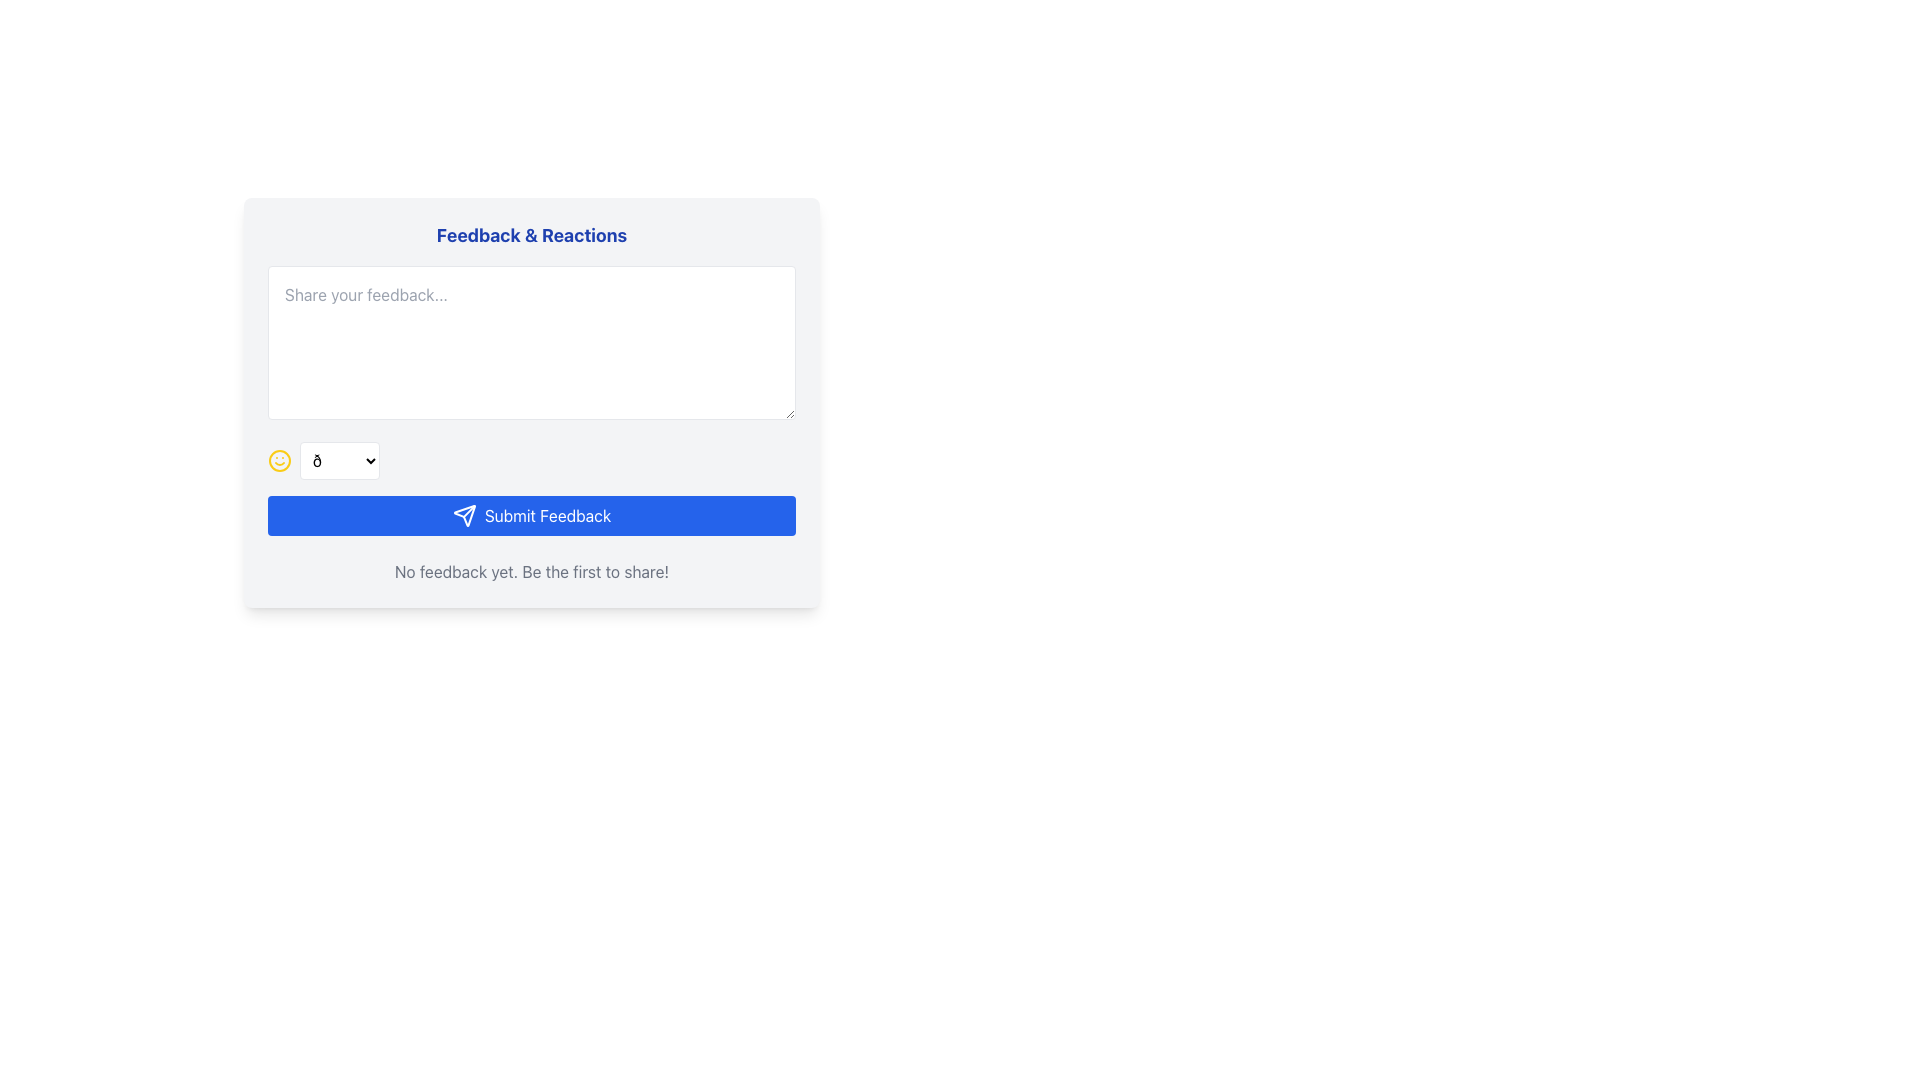 This screenshot has width=1920, height=1080. What do you see at coordinates (278, 461) in the screenshot?
I see `the positivity icon located at the top-left corner of the feedback form, preceding the dropdown menu` at bounding box center [278, 461].